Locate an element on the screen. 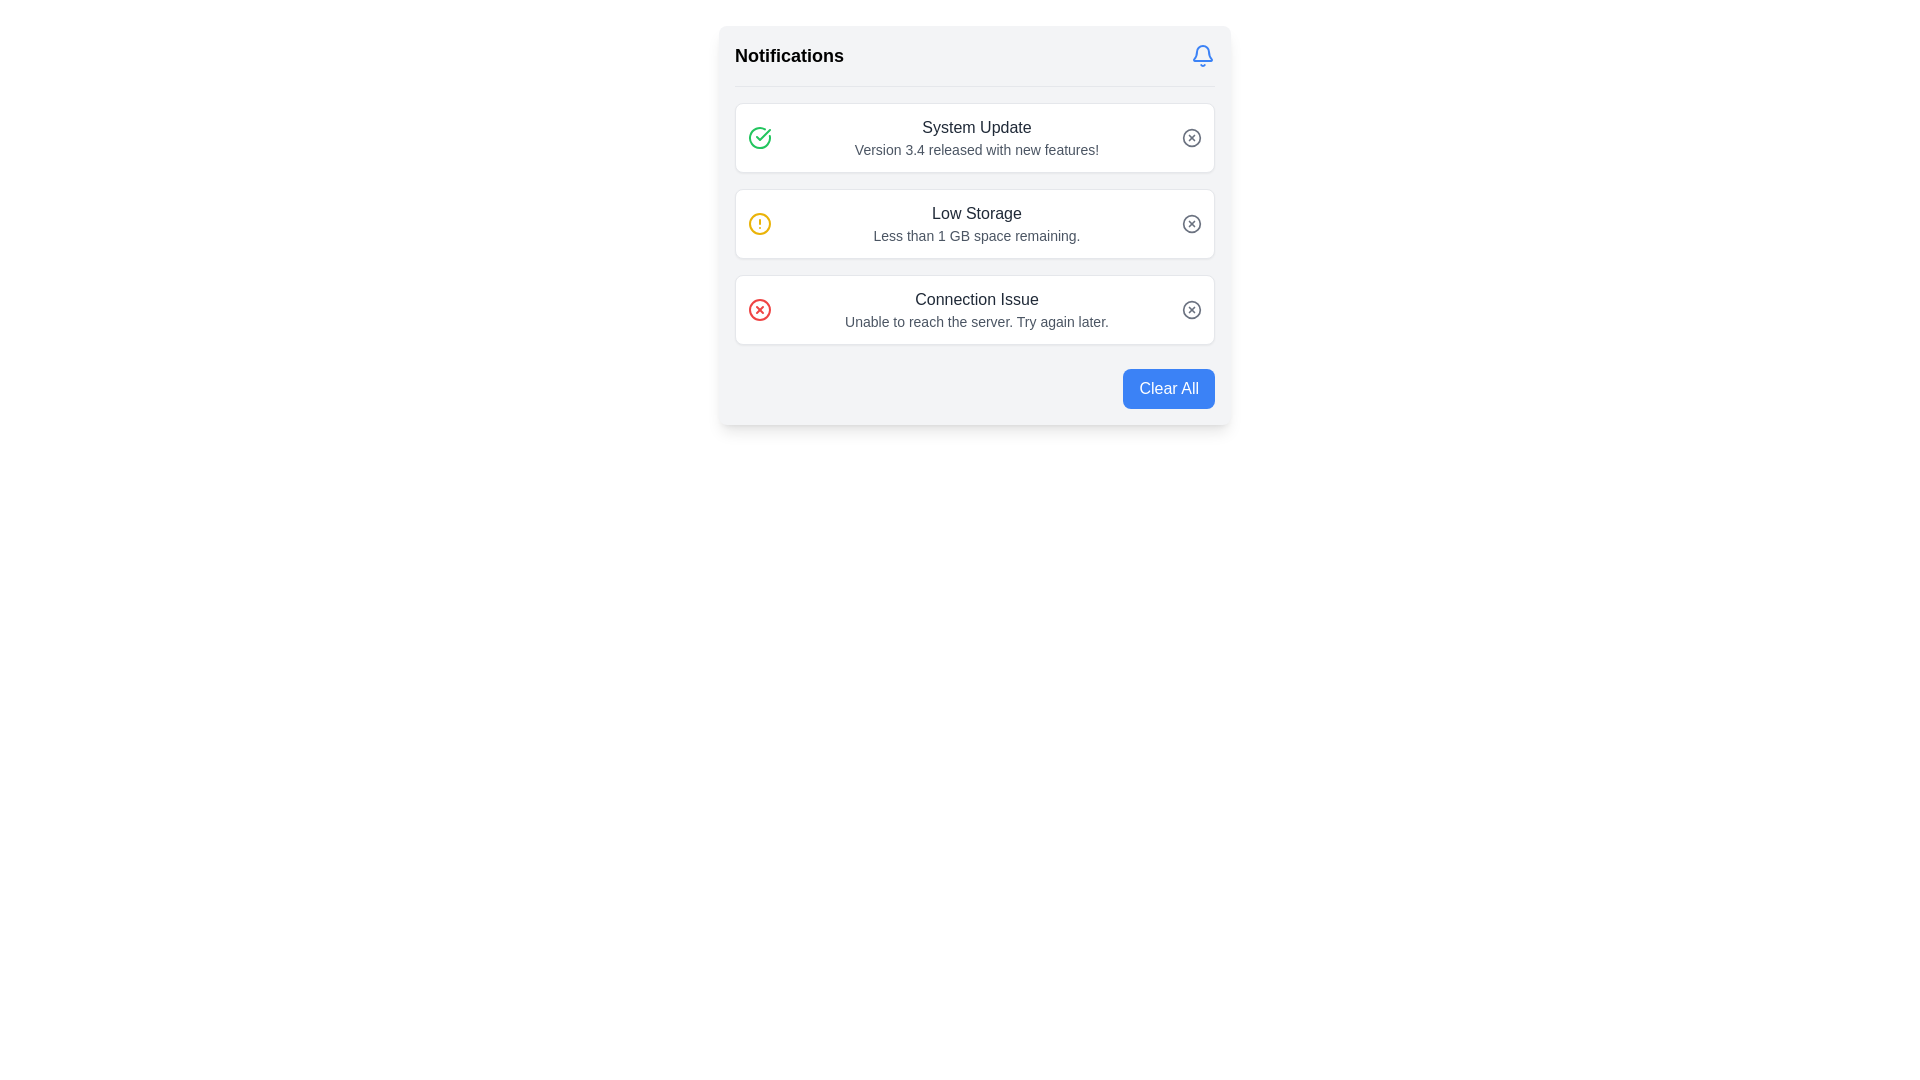 The height and width of the screenshot is (1080, 1920). the static text label indicating a connection issue, which is the third notification in the list, providing a message about the server being unreachable is located at coordinates (977, 309).